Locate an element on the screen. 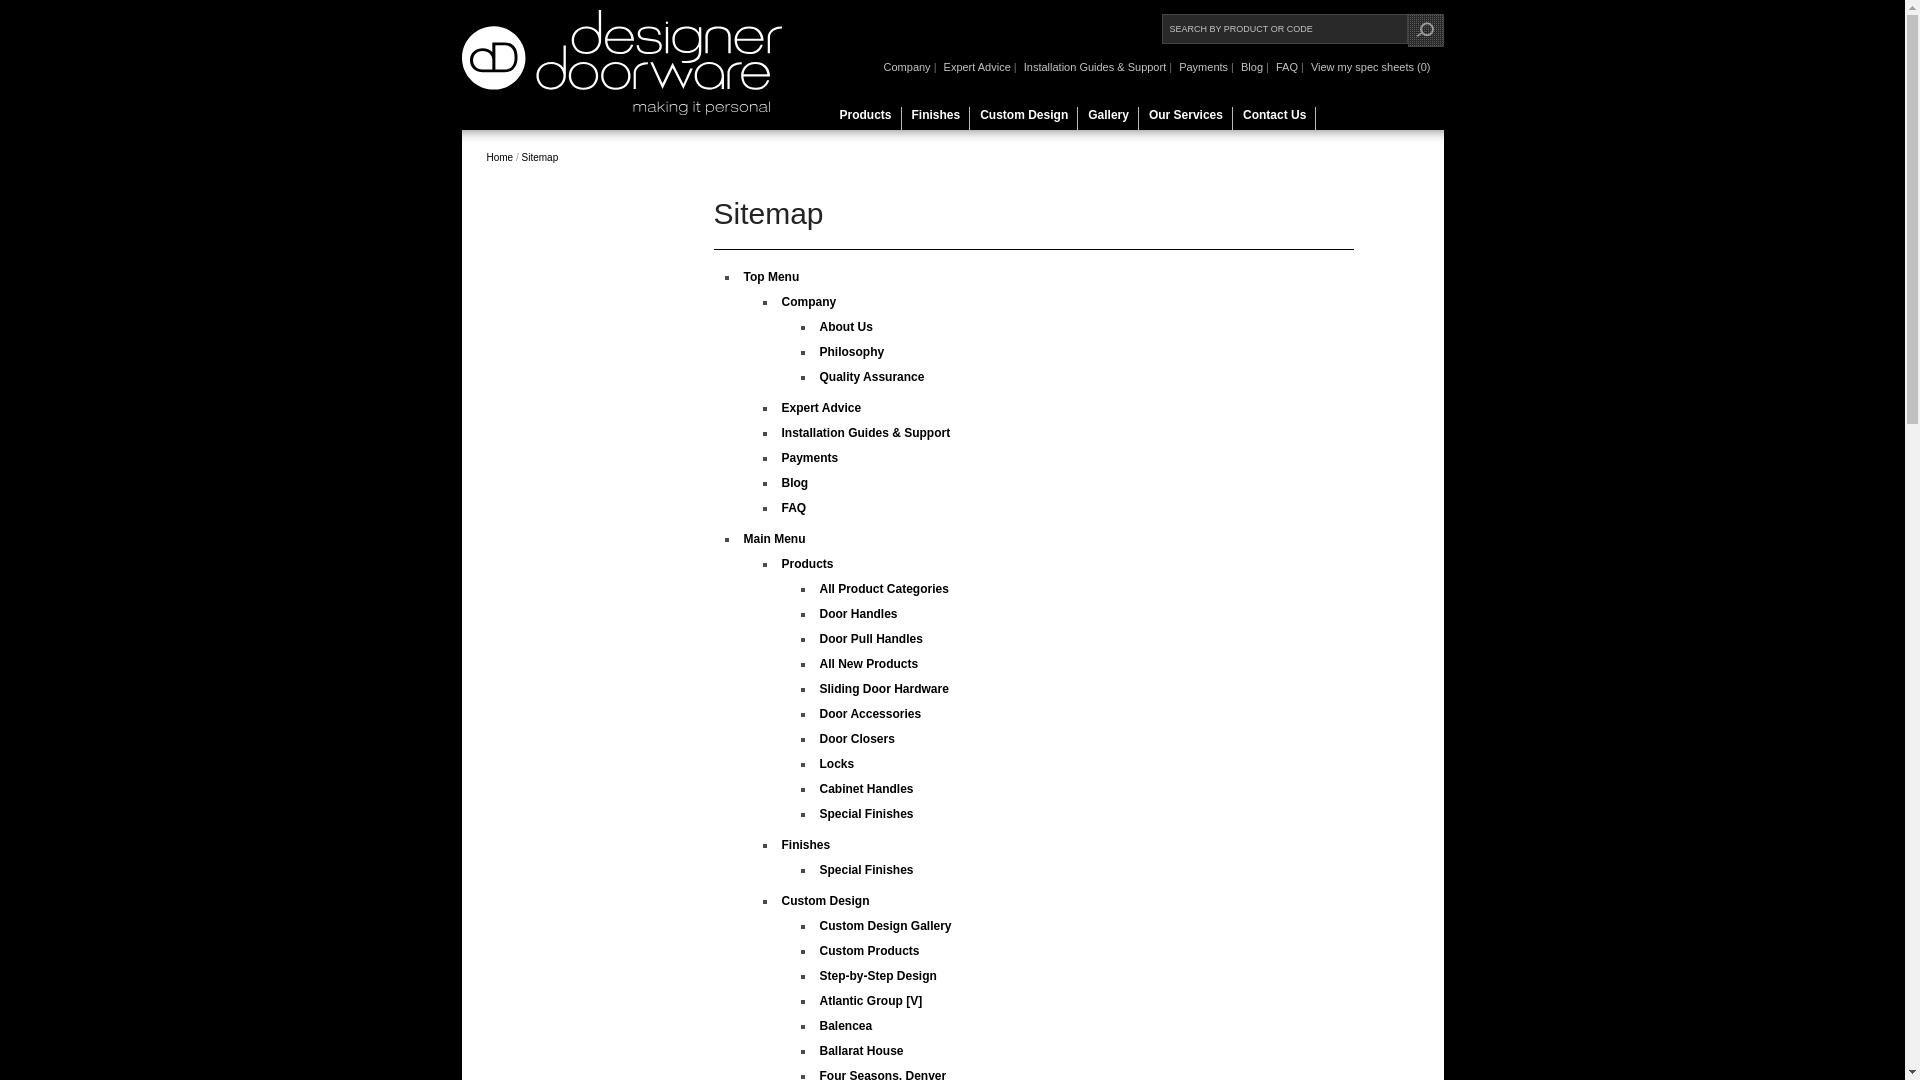 The height and width of the screenshot is (1080, 1920). 'Philosophy' is located at coordinates (852, 350).